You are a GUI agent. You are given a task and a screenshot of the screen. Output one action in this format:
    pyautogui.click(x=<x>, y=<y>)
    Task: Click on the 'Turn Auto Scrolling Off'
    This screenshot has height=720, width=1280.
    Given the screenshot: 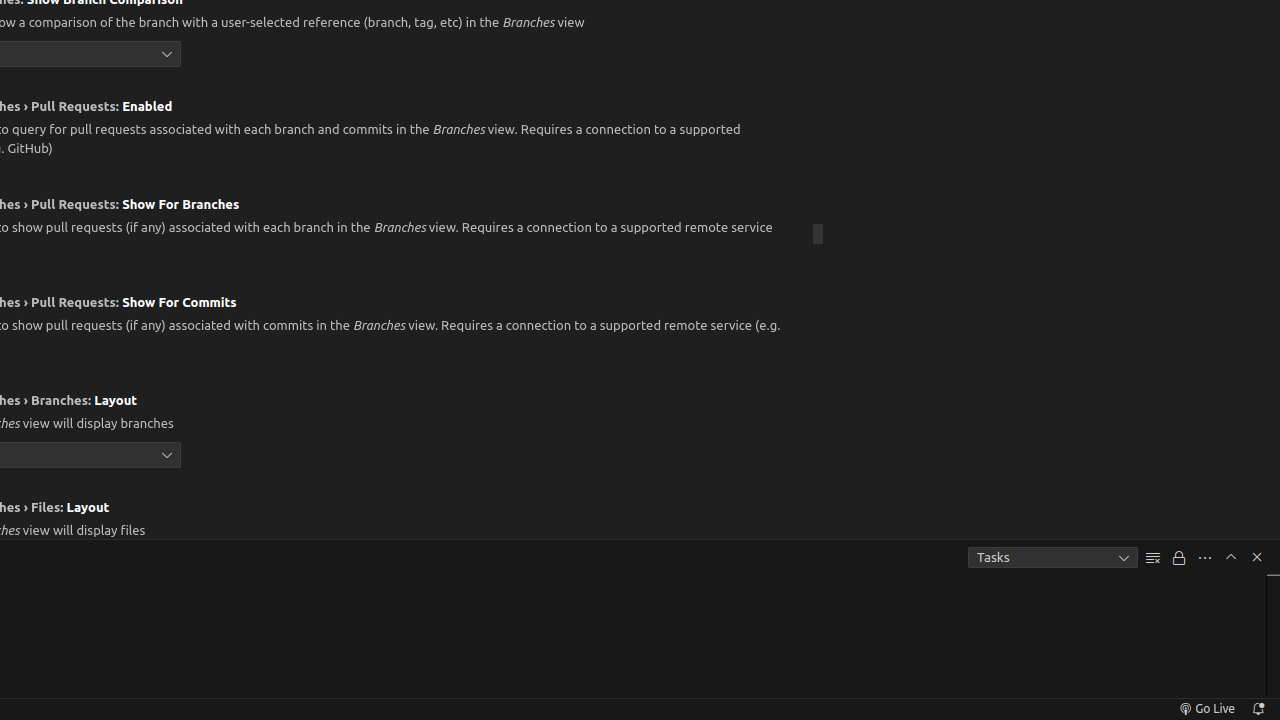 What is the action you would take?
    pyautogui.click(x=1179, y=557)
    